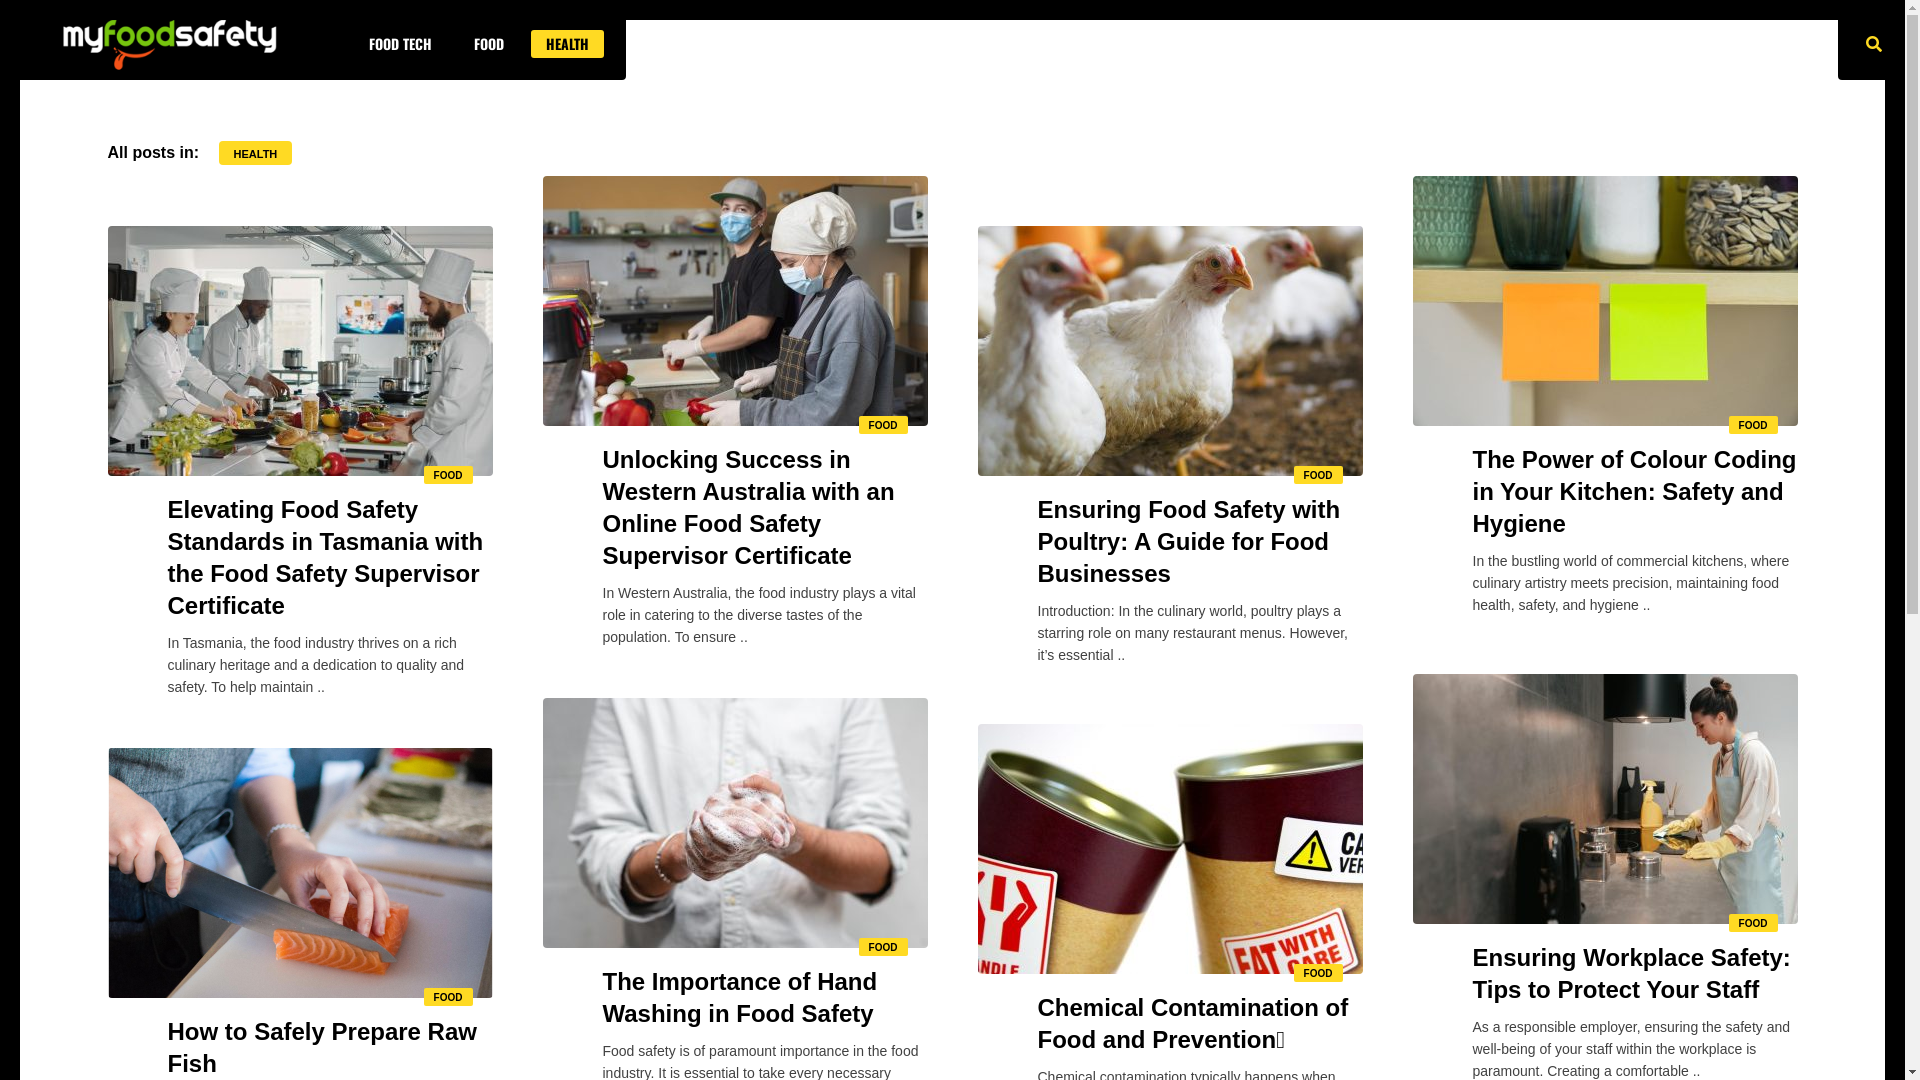 The width and height of the screenshot is (1920, 1080). What do you see at coordinates (1318, 475) in the screenshot?
I see `'FOOD'` at bounding box center [1318, 475].